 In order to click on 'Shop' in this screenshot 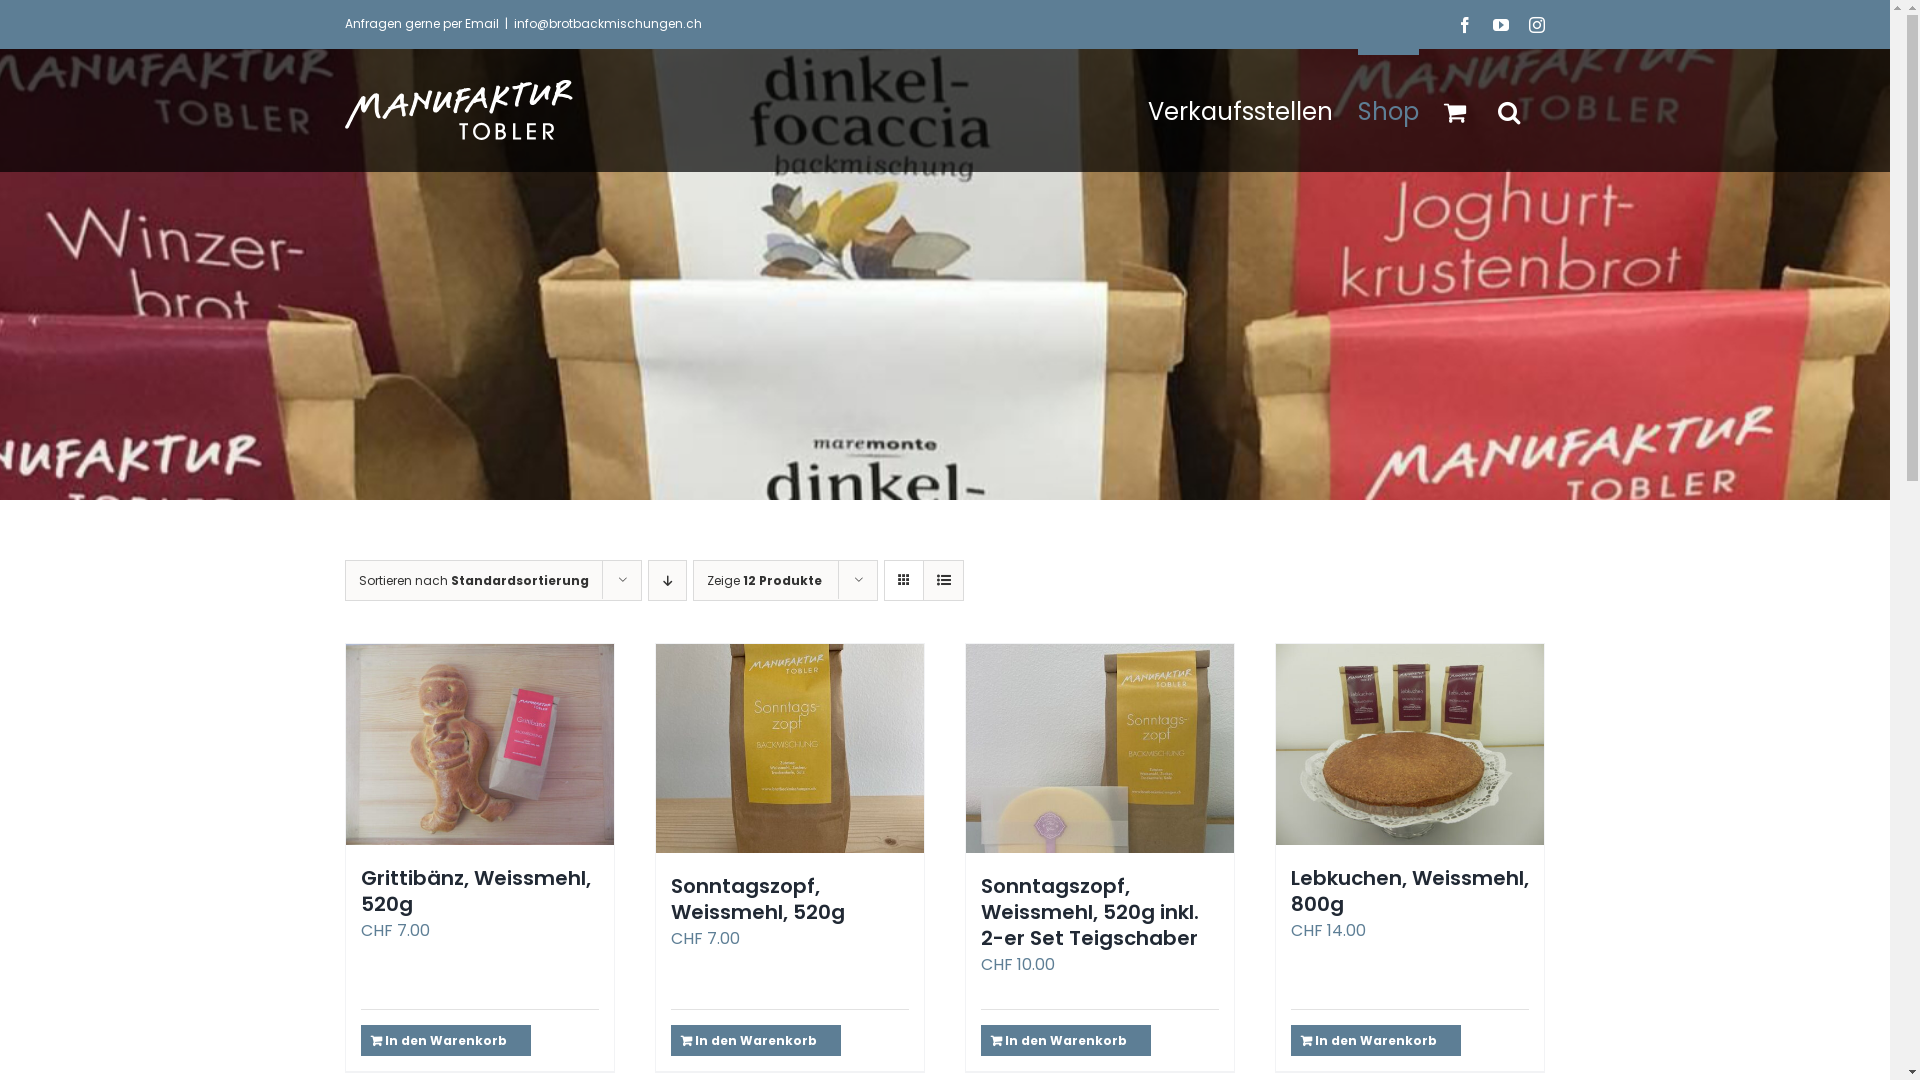, I will do `click(1387, 108)`.